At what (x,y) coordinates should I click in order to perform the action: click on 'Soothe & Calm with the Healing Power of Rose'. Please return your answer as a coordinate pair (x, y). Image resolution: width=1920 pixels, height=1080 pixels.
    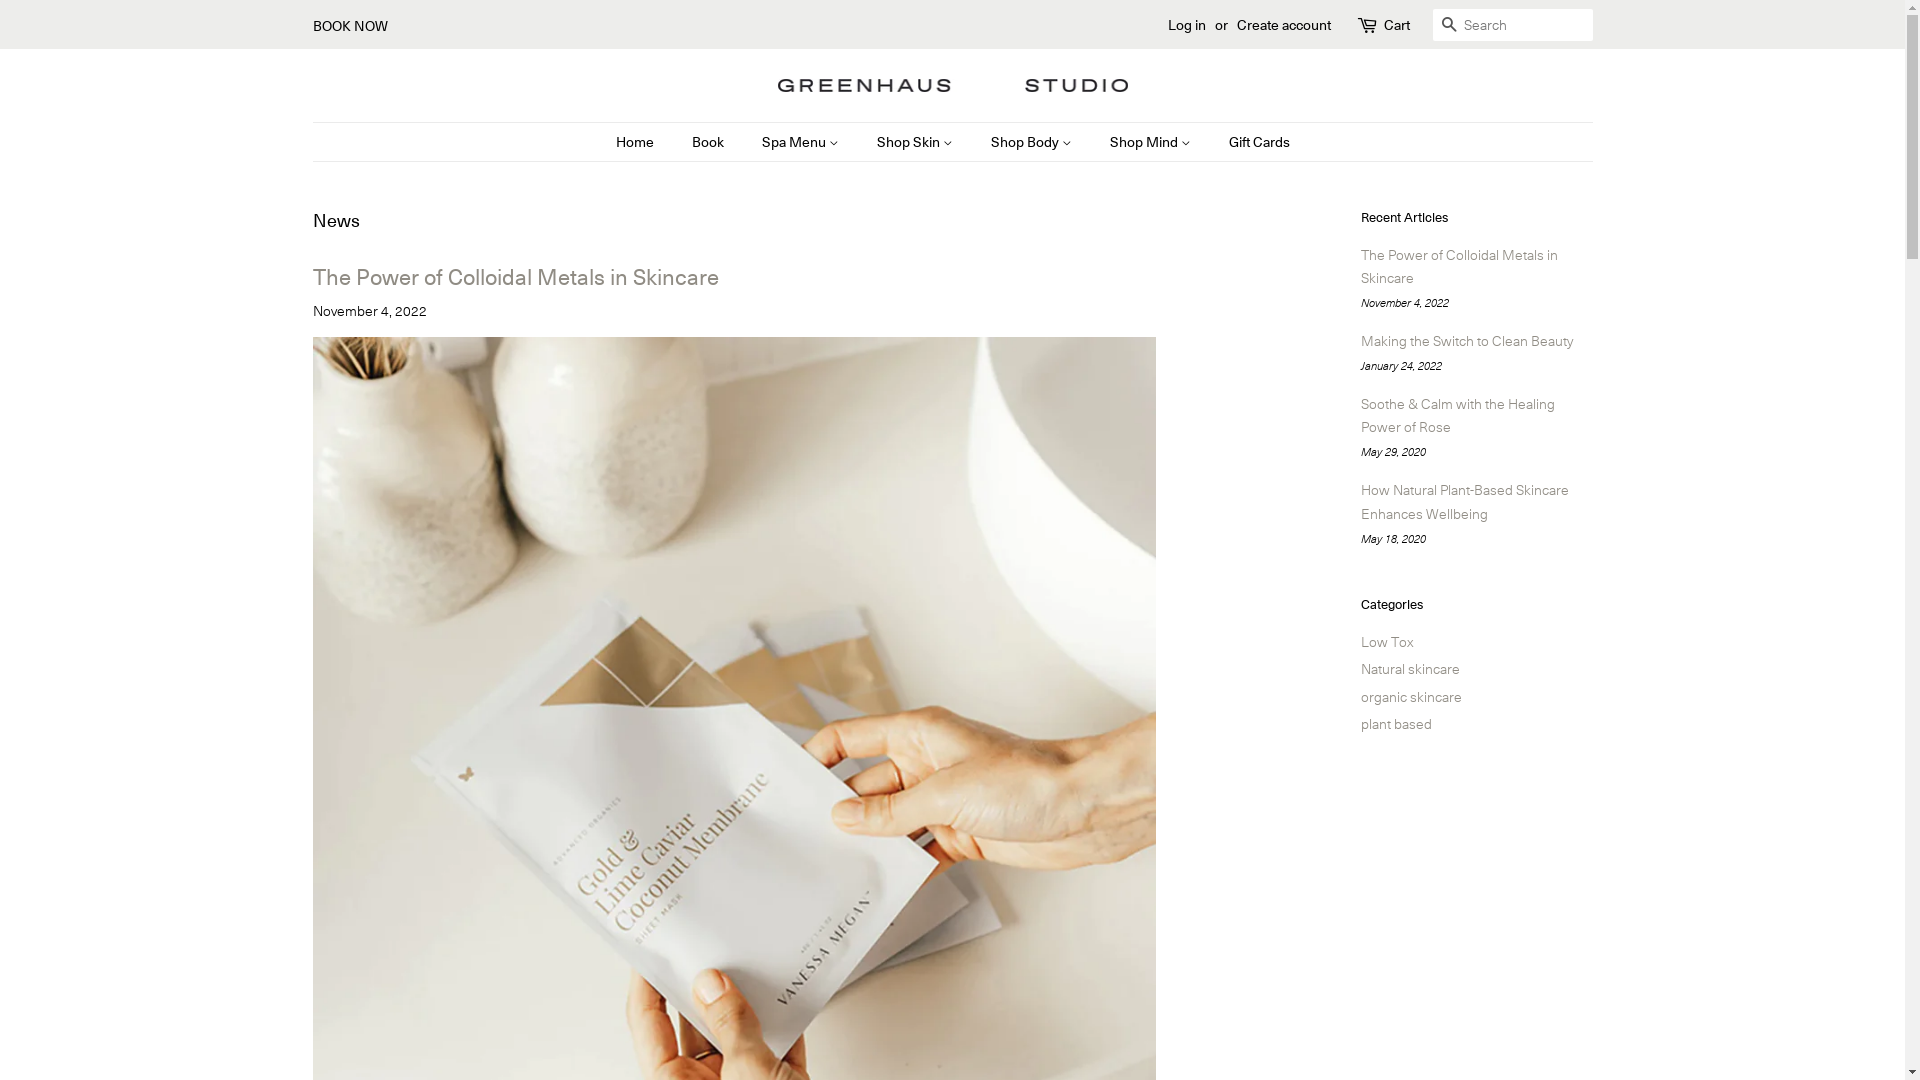
    Looking at the image, I should click on (1457, 414).